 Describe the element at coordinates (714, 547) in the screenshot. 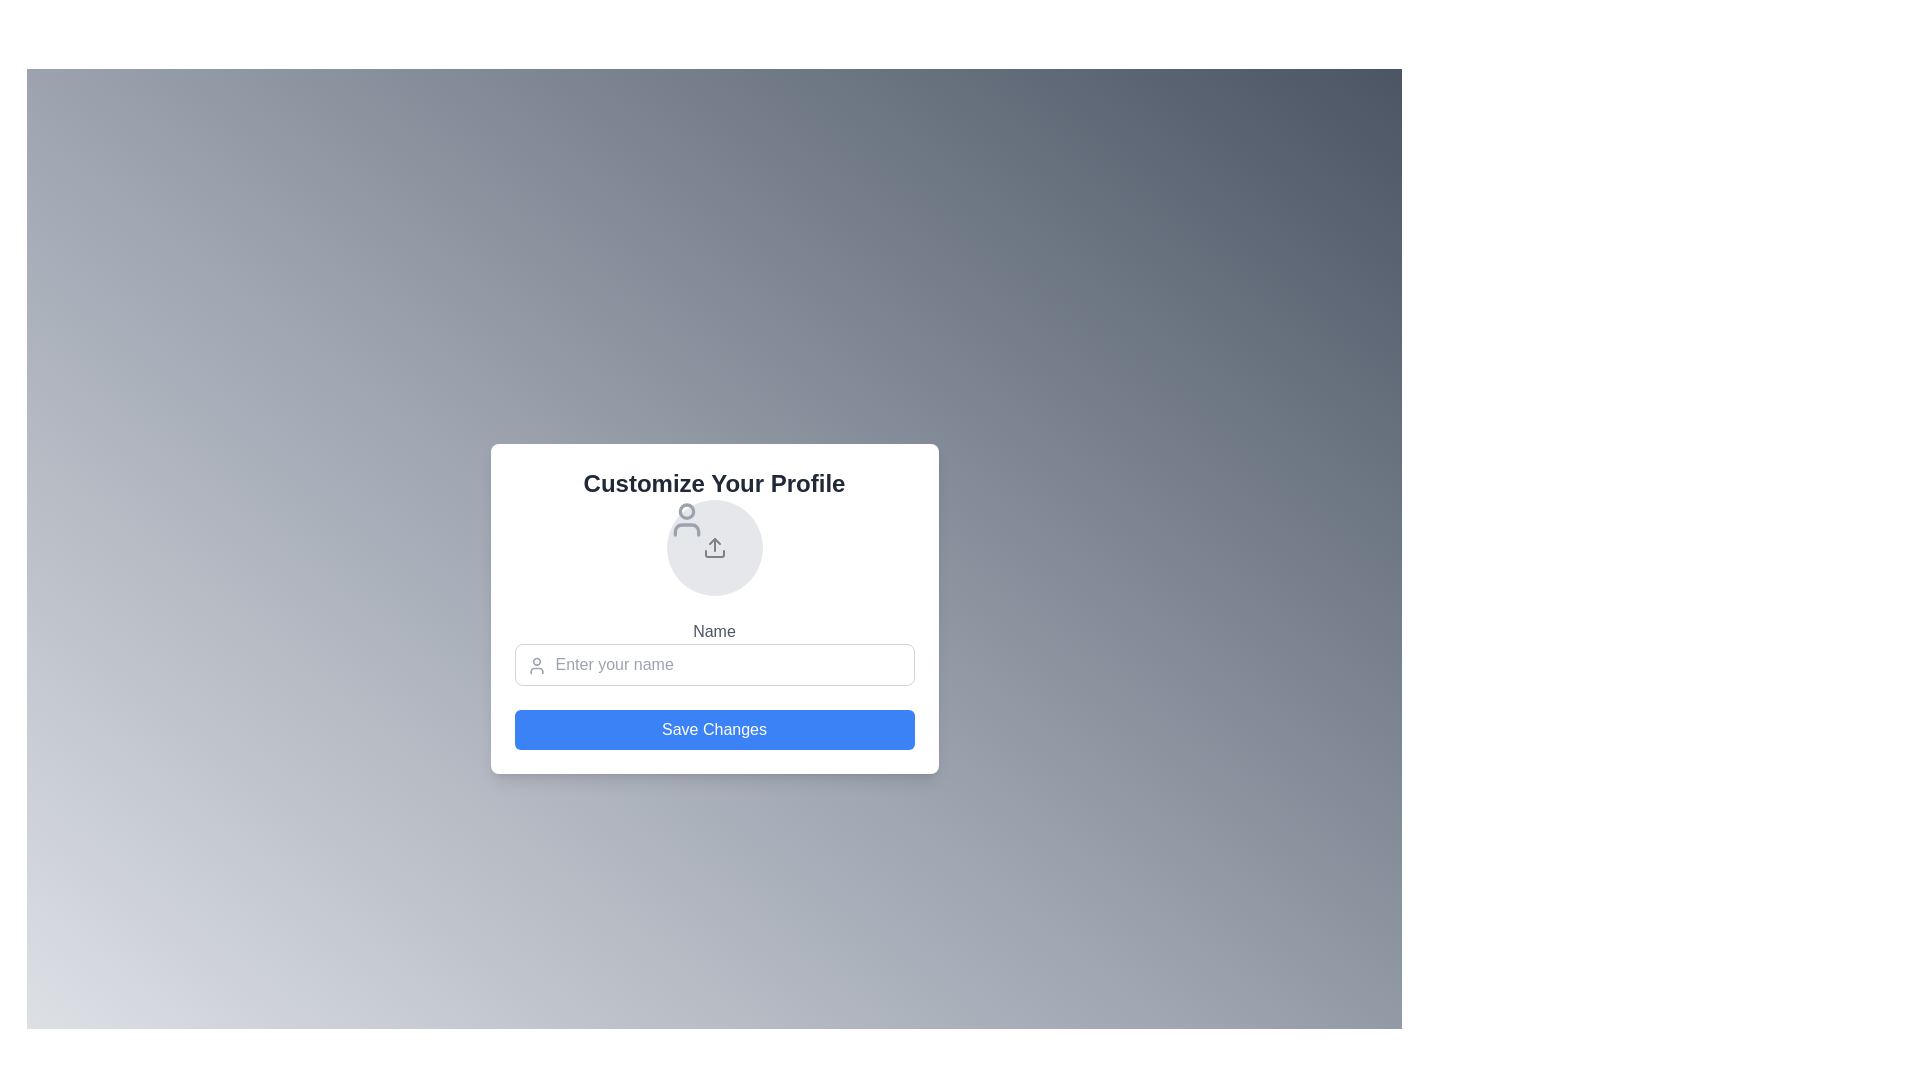

I see `the image upload placeholder located at the central top of the modal interface beneath the title 'Customize Your Profile'` at that location.